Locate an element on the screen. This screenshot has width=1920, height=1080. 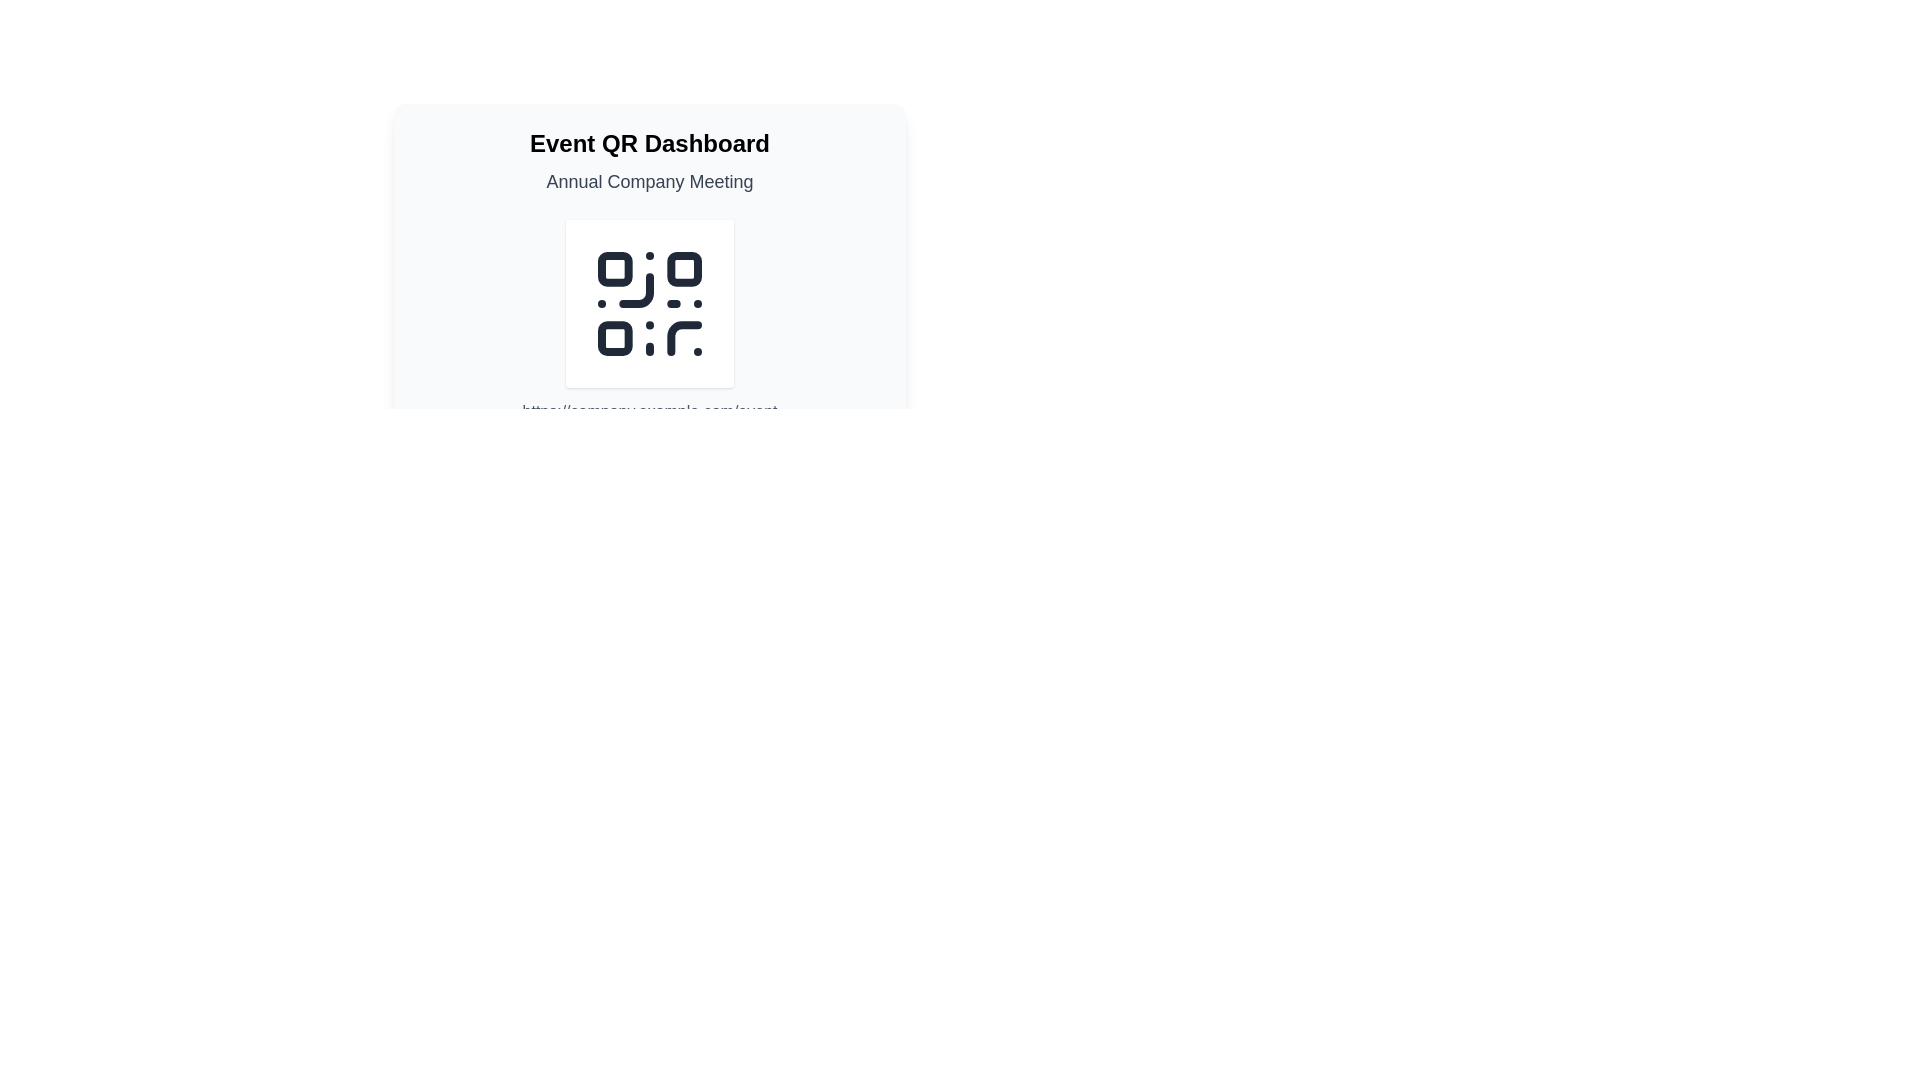
the text element that provides the URL associated with the QR code, which is positioned immediately below the QR code graphic is located at coordinates (649, 411).